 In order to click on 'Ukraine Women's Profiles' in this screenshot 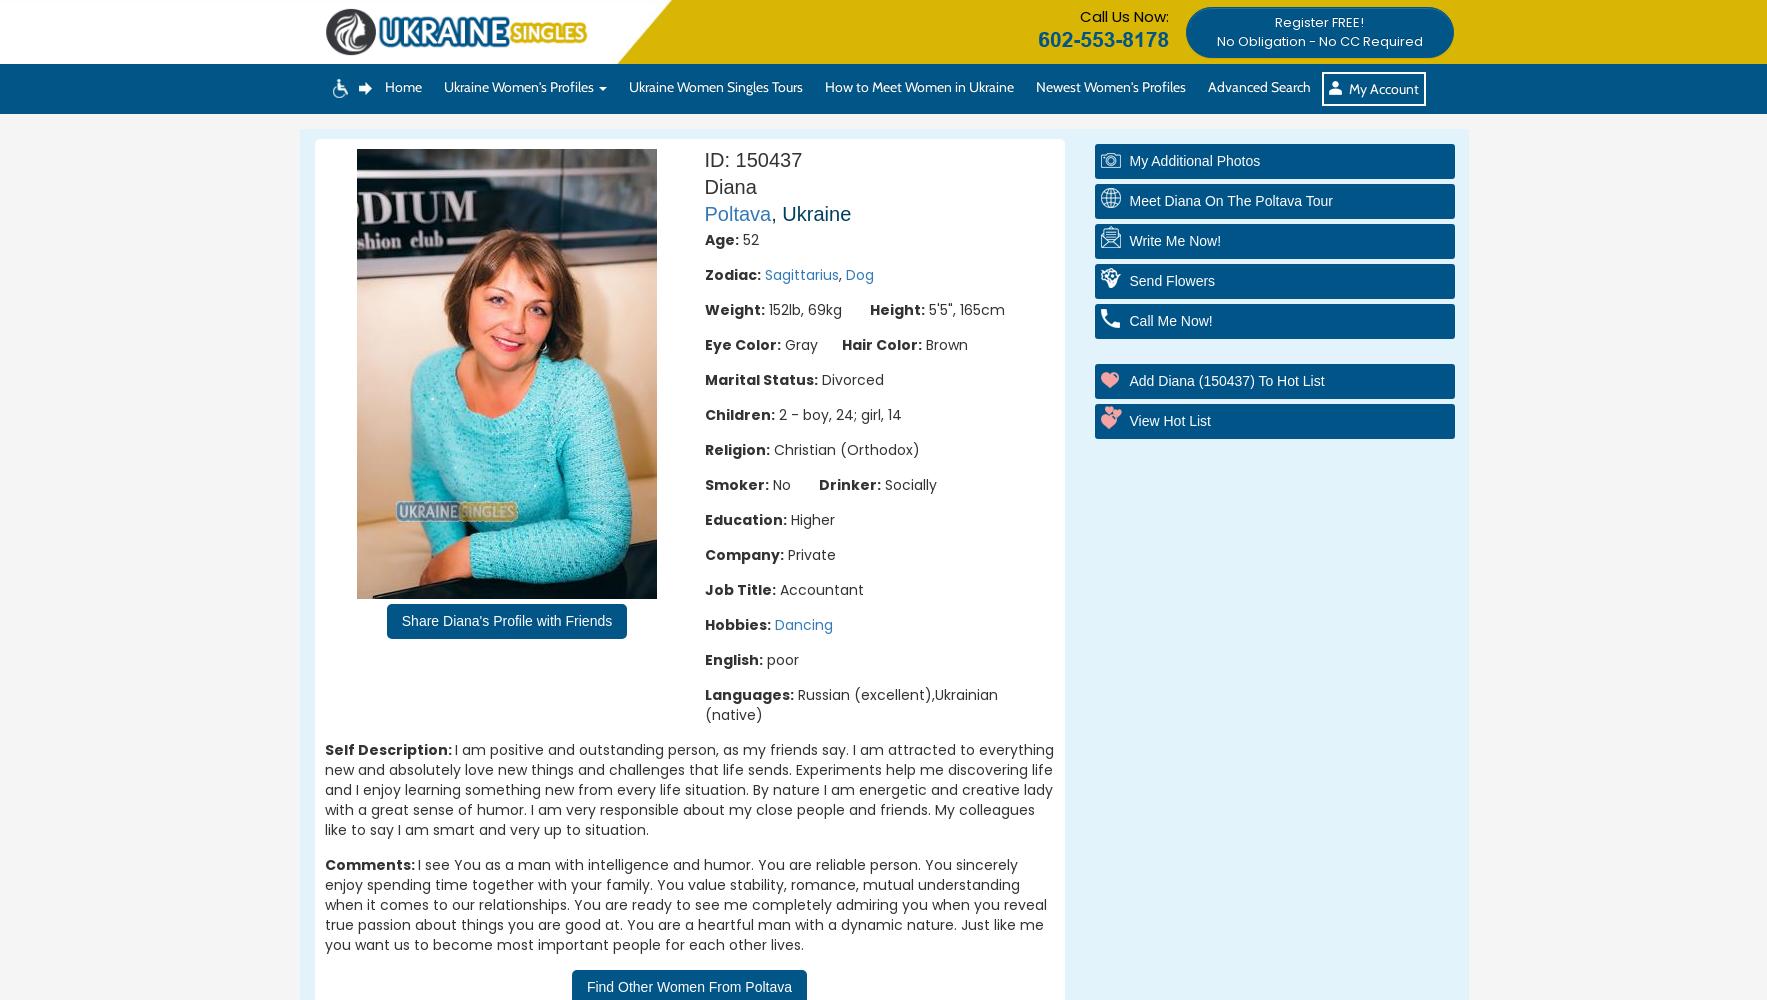, I will do `click(442, 86)`.